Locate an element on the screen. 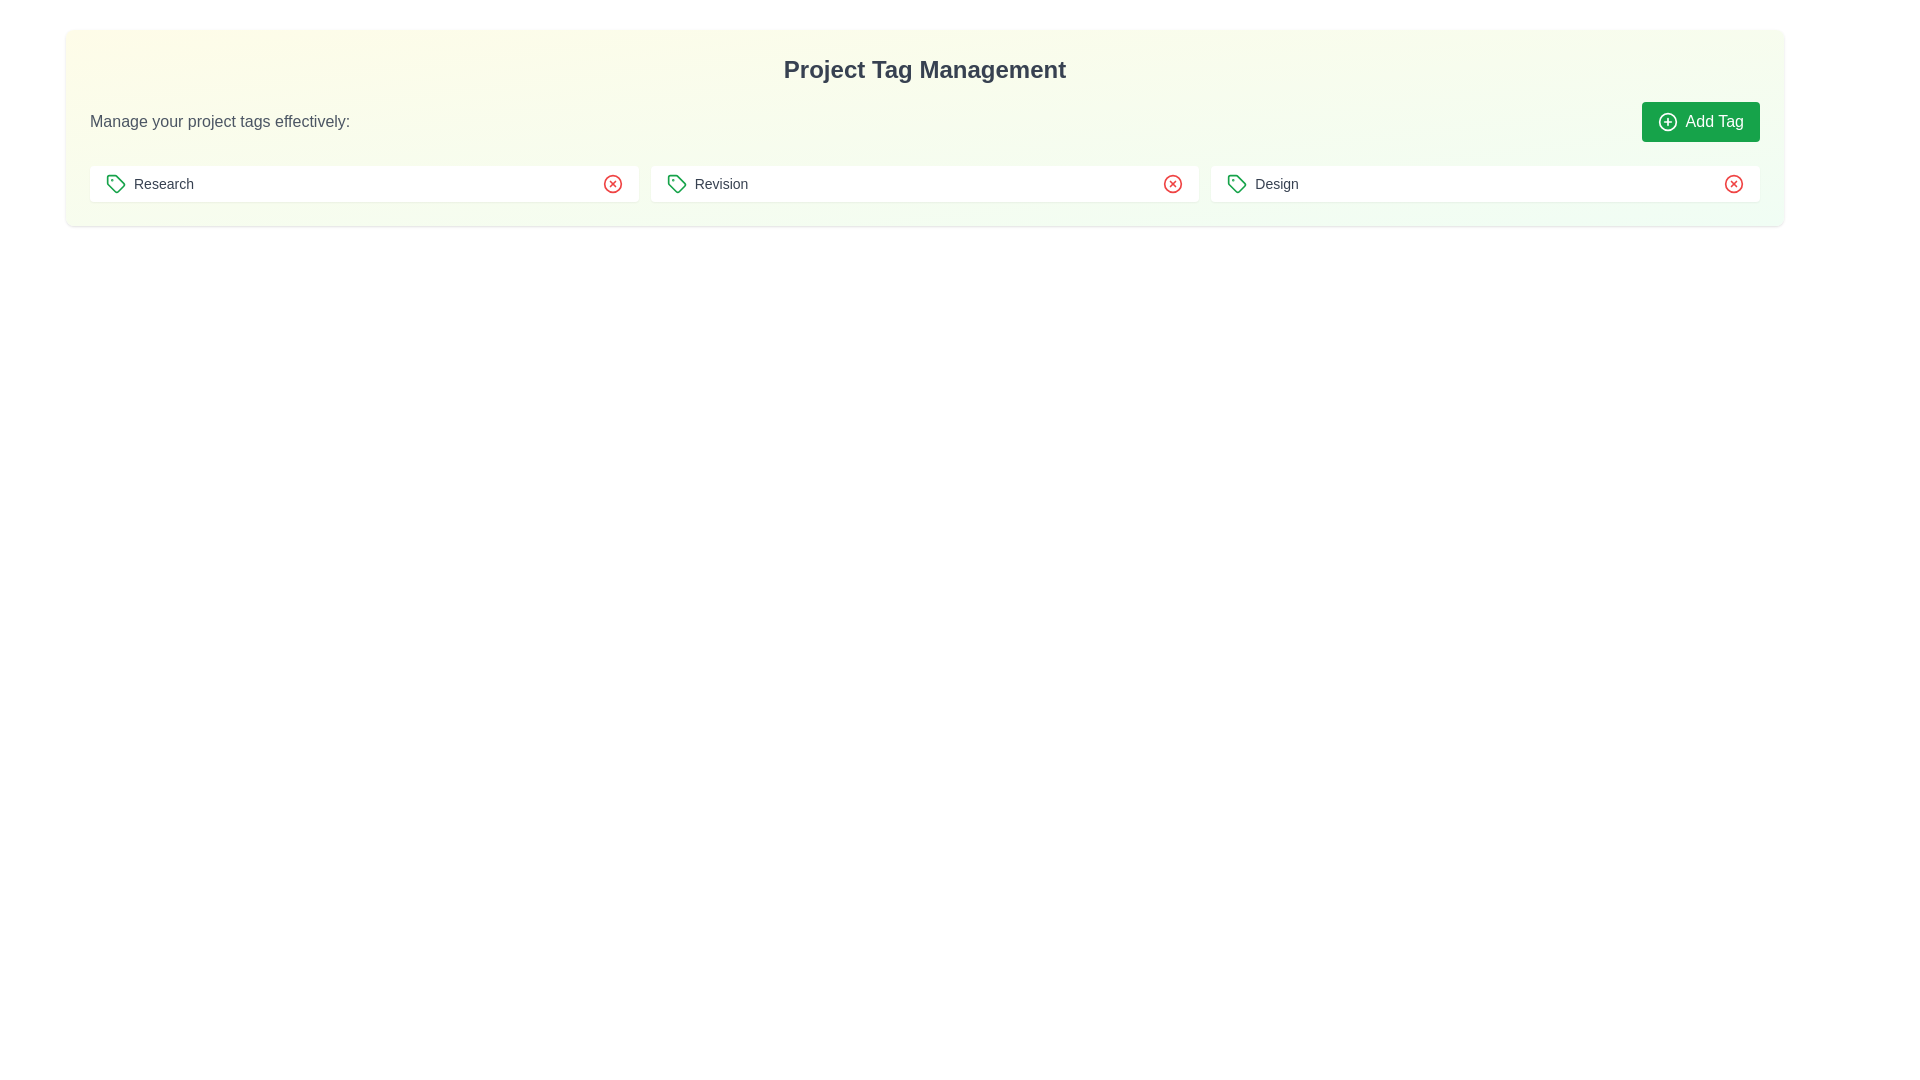 Image resolution: width=1920 pixels, height=1080 pixels. the 'Revision' text label, which is the second tag in a horizontal list of tags, positioned to the right of a green tag icon is located at coordinates (720, 184).